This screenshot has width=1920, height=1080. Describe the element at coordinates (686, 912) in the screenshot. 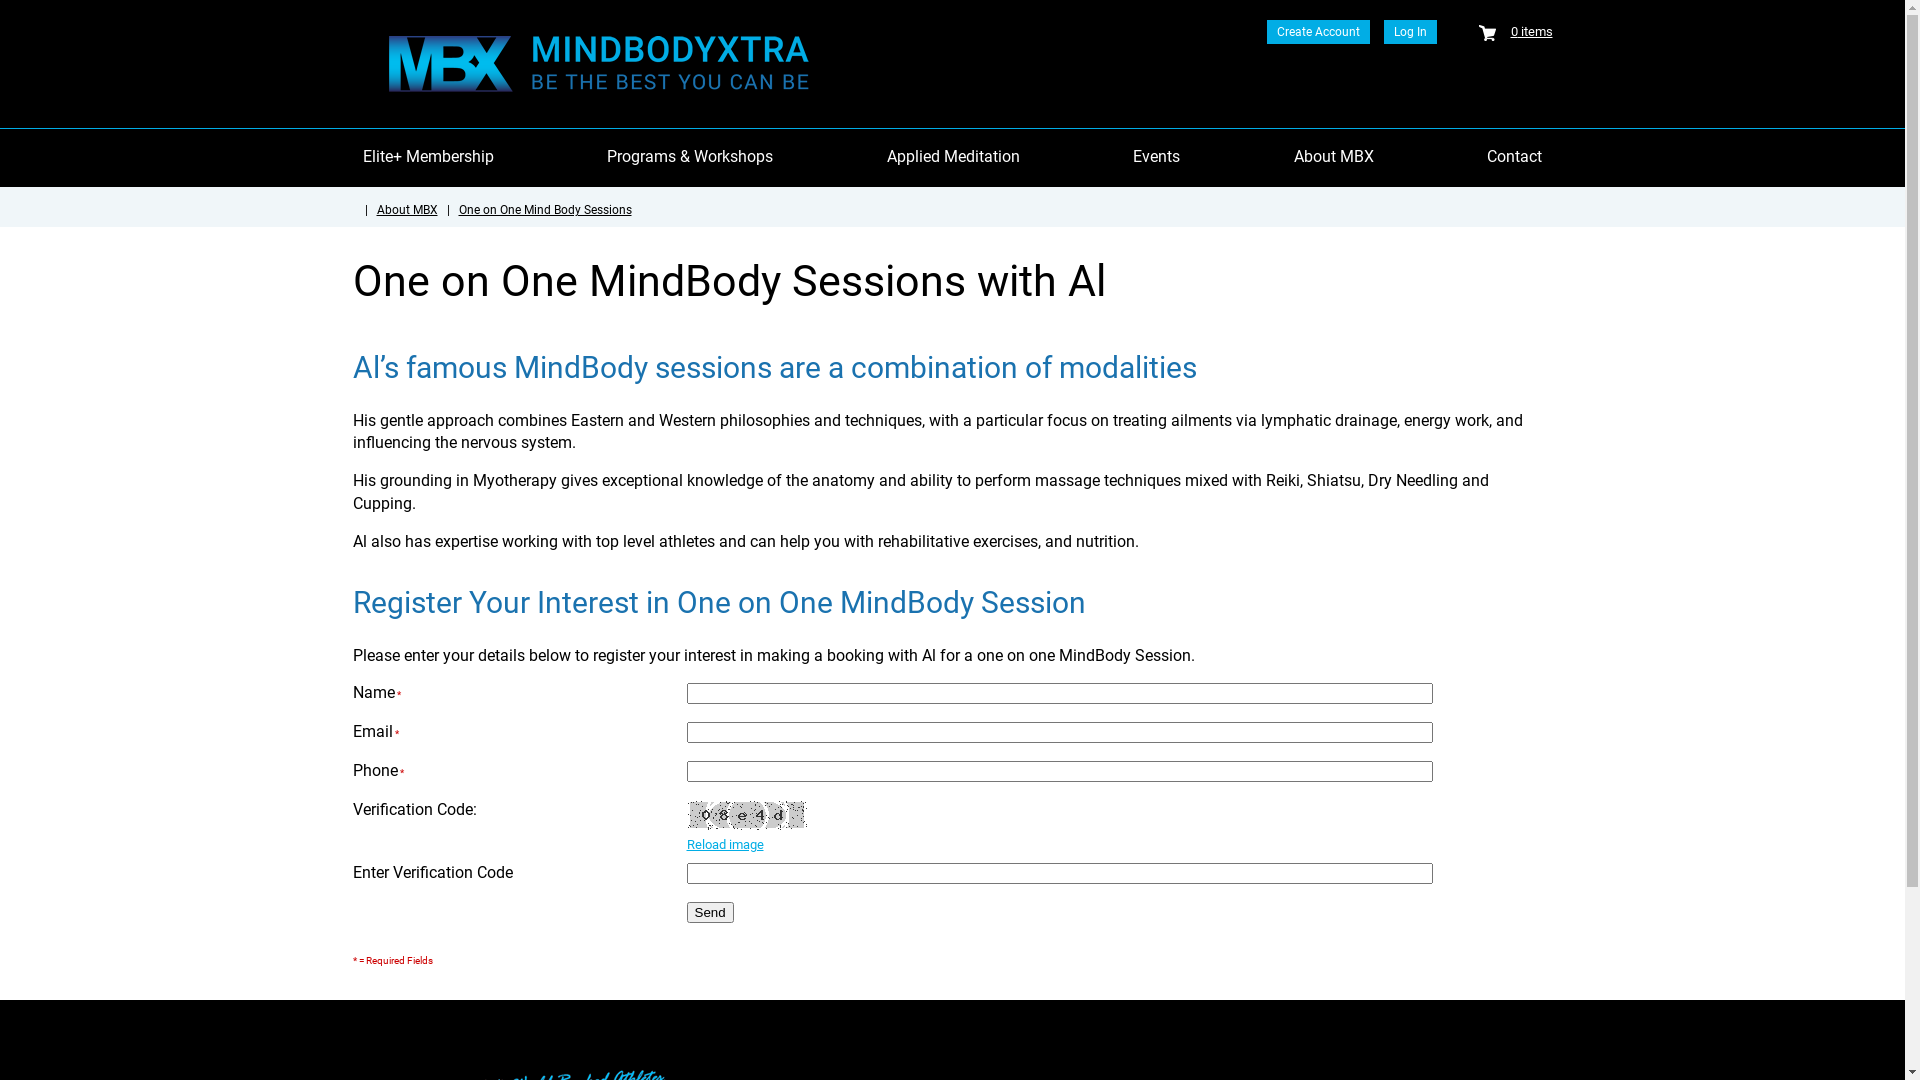

I see `'Send'` at that location.